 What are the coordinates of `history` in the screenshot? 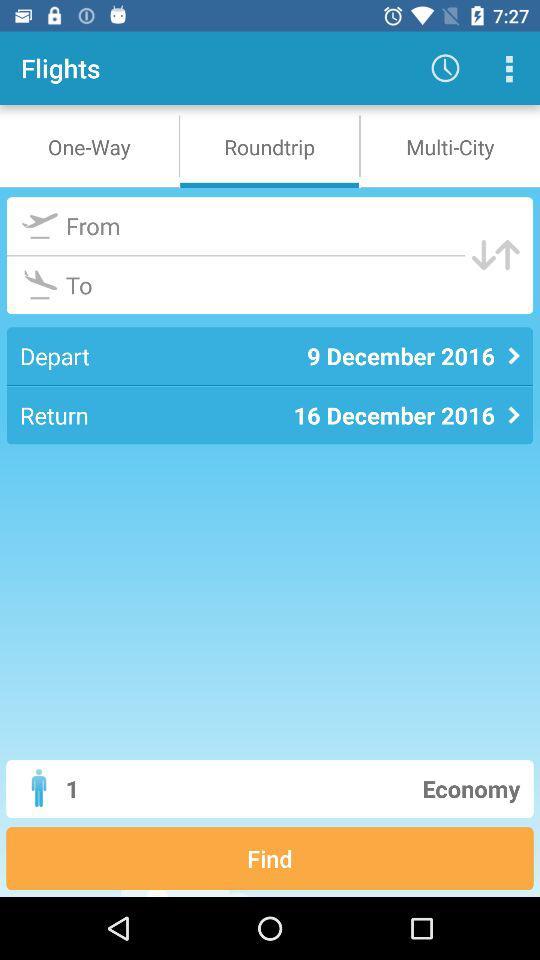 It's located at (508, 68).